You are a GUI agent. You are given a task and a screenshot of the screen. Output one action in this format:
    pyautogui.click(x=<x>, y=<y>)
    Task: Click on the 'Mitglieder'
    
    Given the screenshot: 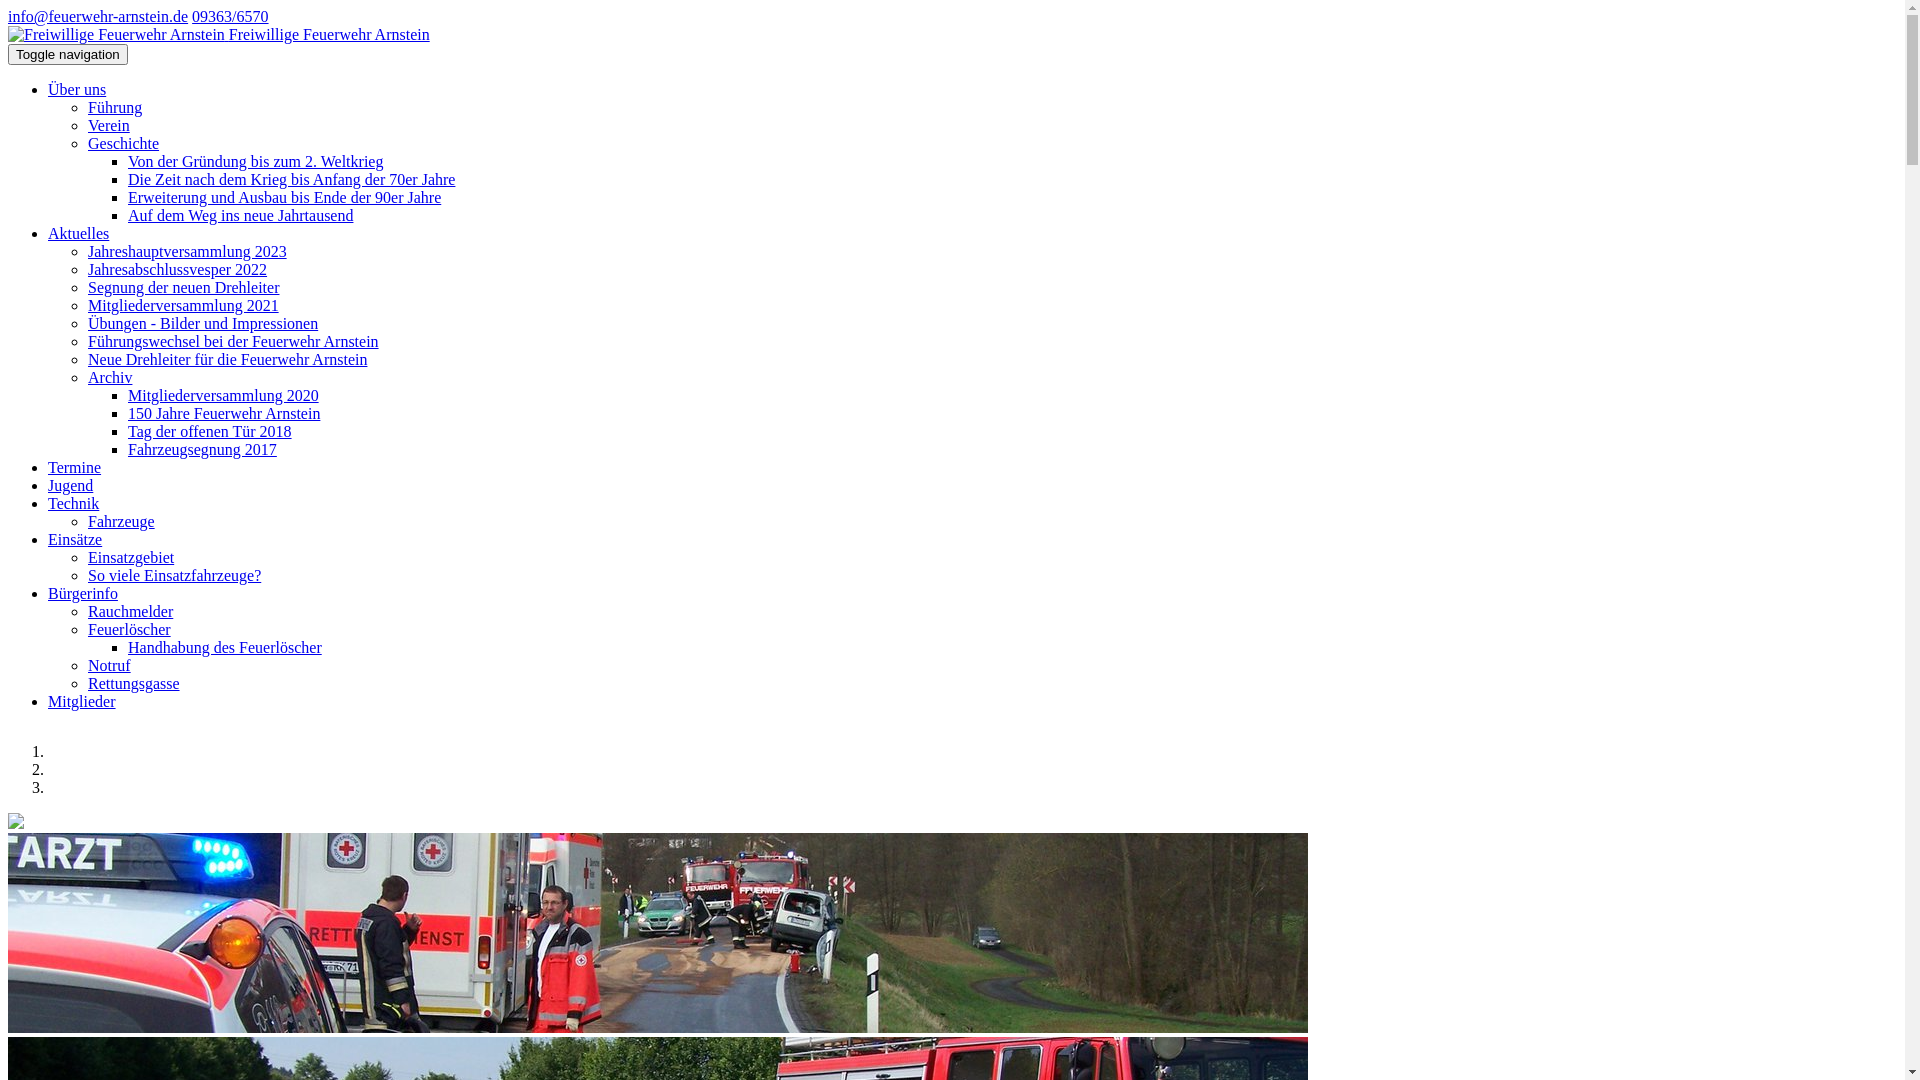 What is the action you would take?
    pyautogui.click(x=80, y=700)
    